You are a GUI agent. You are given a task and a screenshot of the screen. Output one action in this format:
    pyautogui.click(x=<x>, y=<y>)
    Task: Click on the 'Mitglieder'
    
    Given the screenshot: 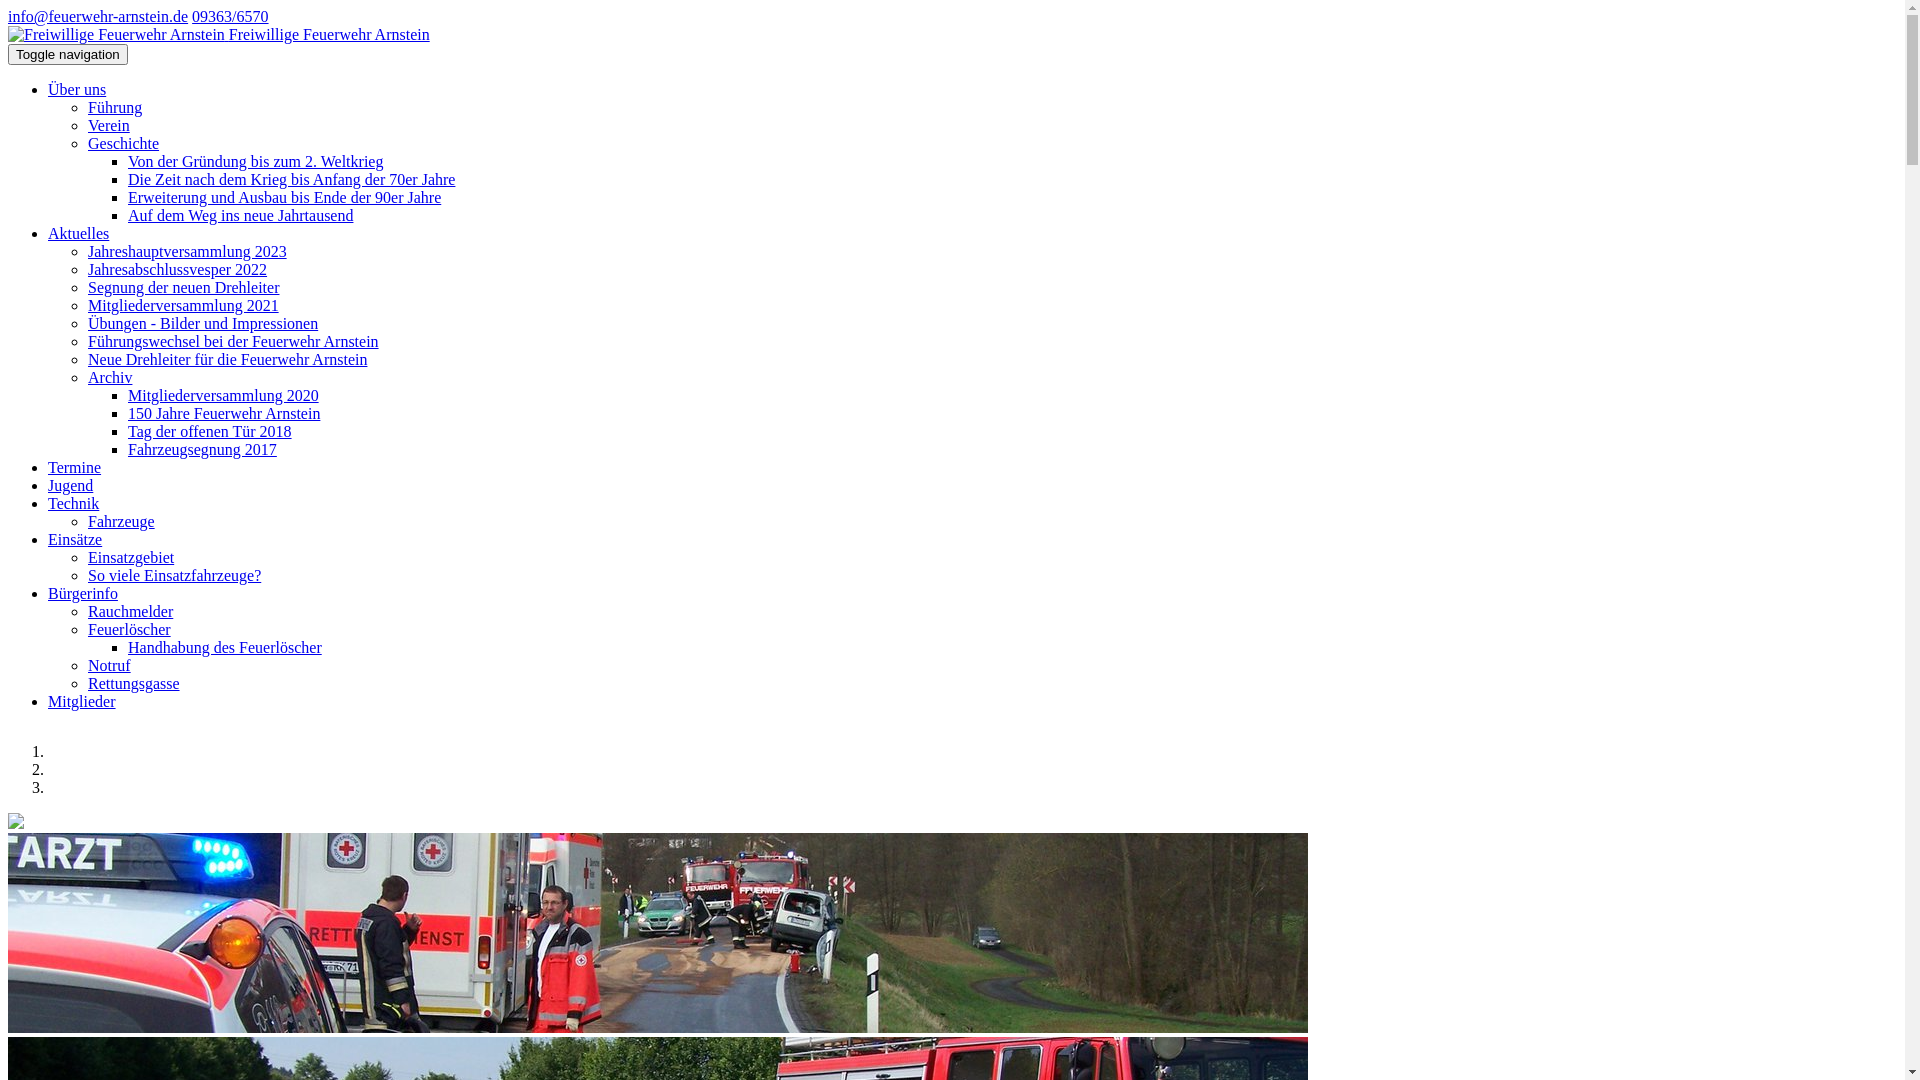 What is the action you would take?
    pyautogui.click(x=80, y=700)
    